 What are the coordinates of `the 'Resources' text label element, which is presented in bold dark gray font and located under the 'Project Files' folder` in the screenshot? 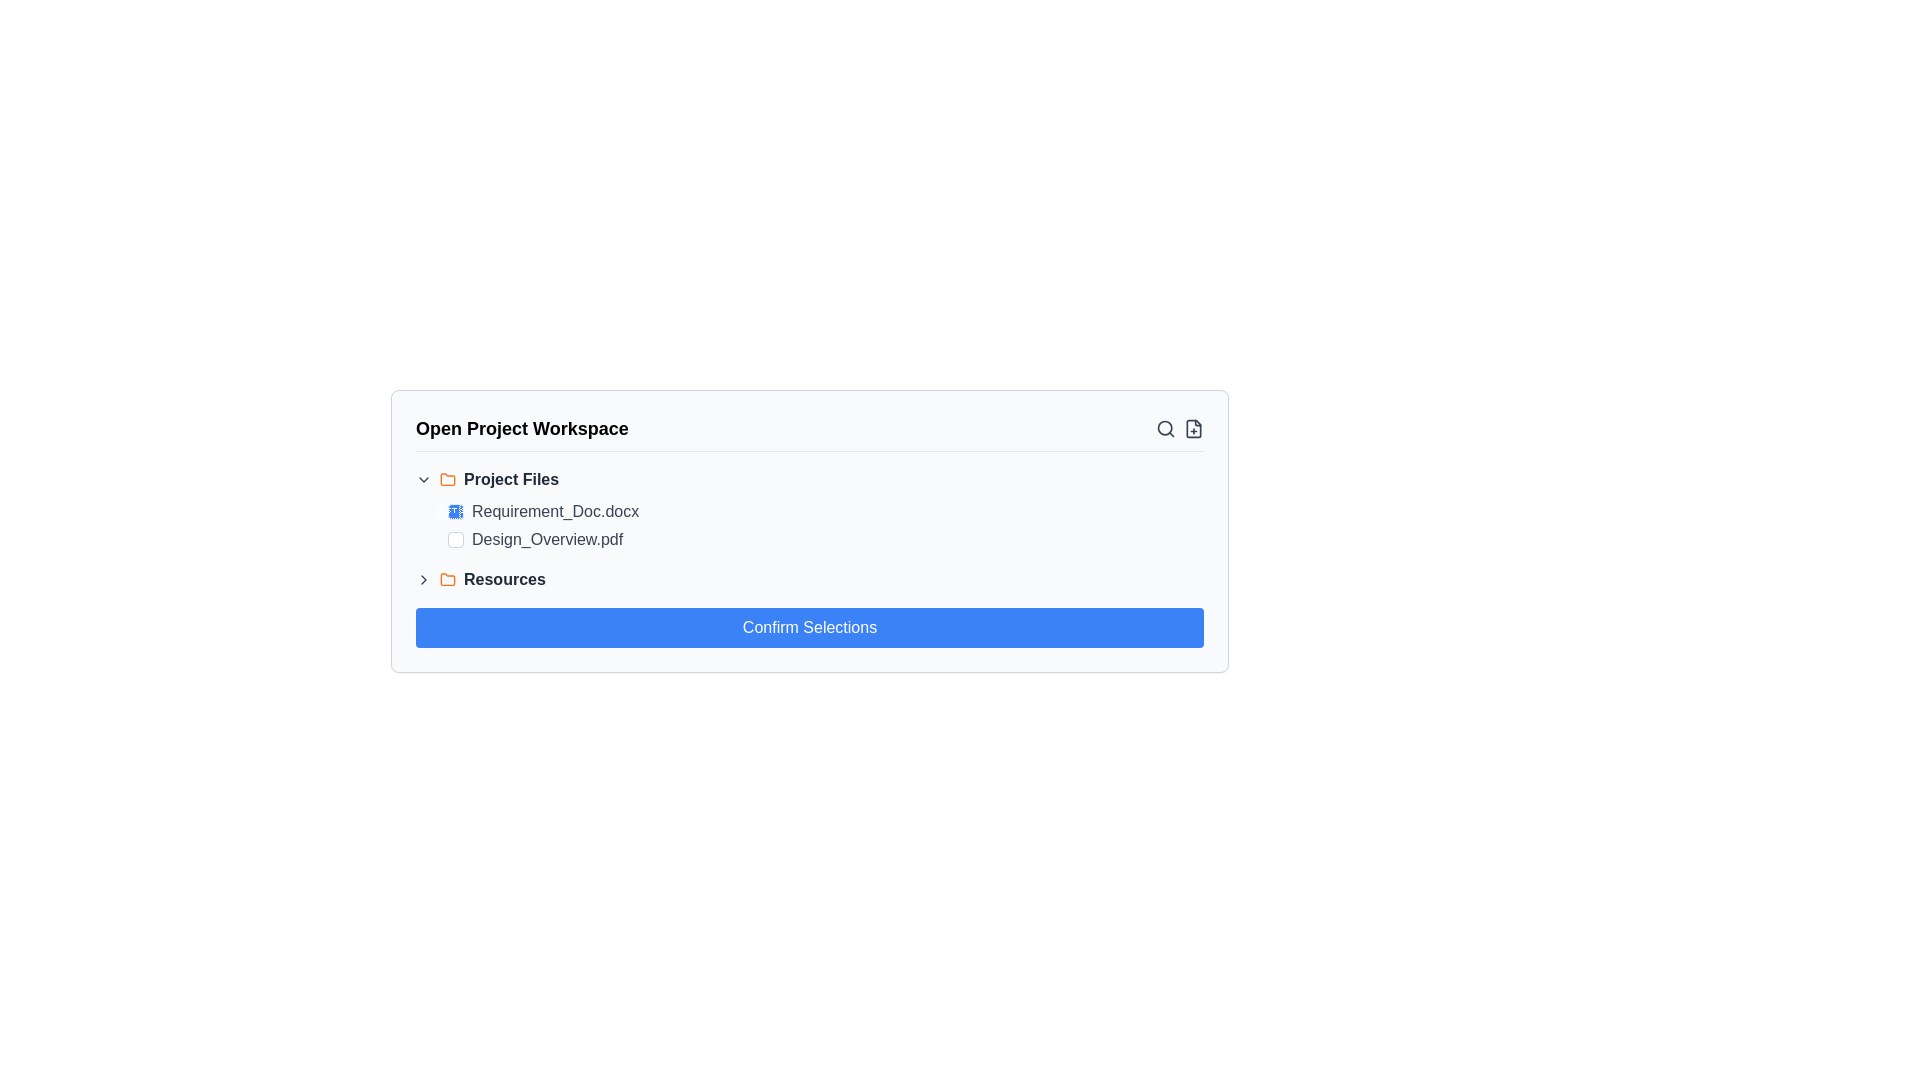 It's located at (504, 579).